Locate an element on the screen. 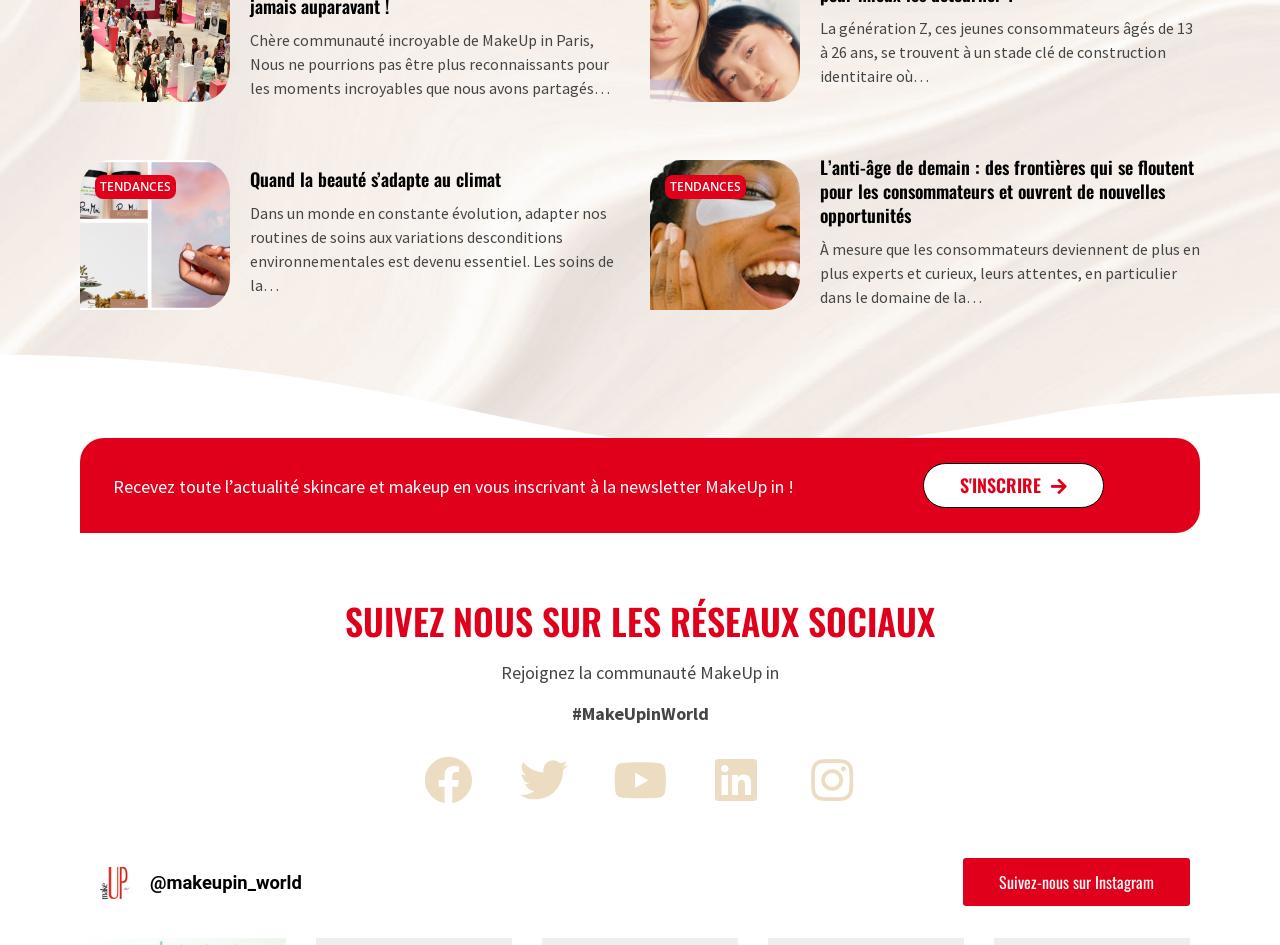  'La génération Z, ces jeunes consommateurs âgés de 13 à 26 ans, se trouvent à un stade clé de construction identitaire où…' is located at coordinates (1006, 51).